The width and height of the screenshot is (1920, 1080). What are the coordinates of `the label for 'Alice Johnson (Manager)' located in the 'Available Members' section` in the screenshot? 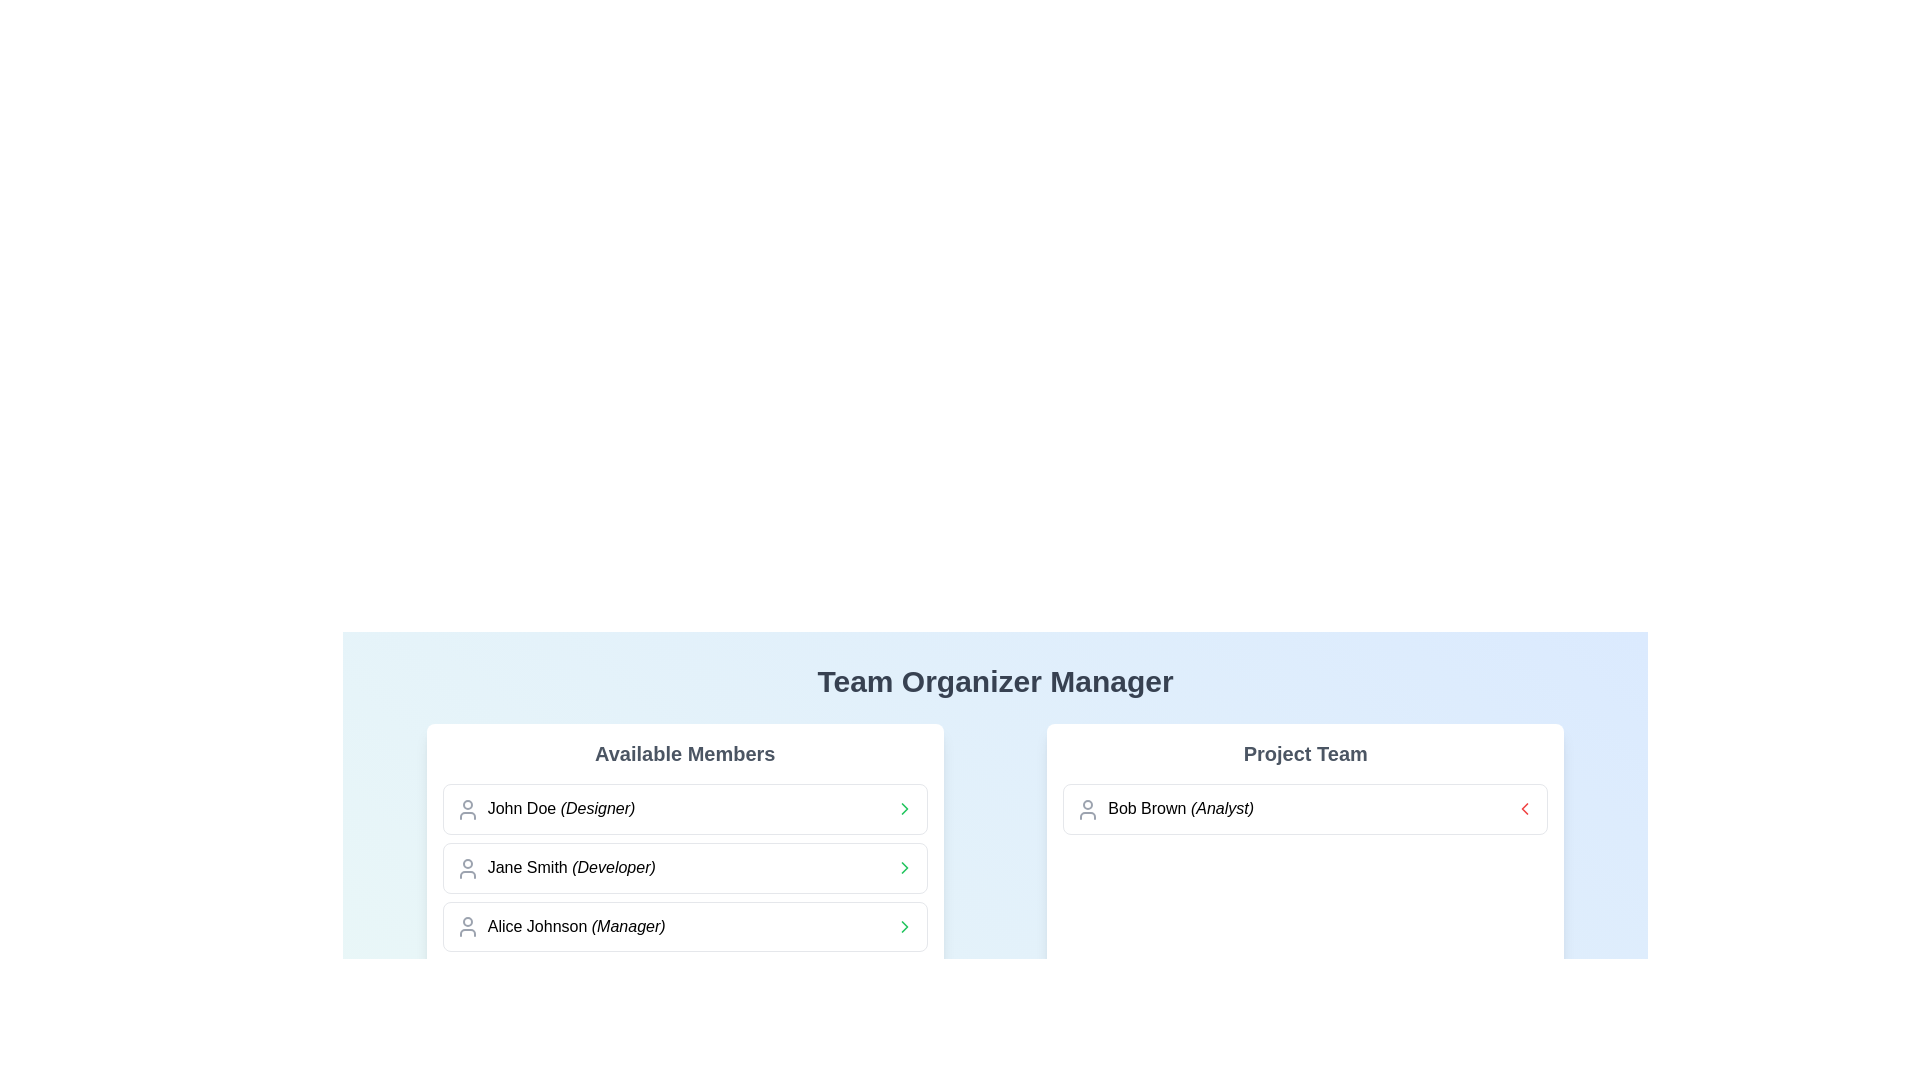 It's located at (627, 925).